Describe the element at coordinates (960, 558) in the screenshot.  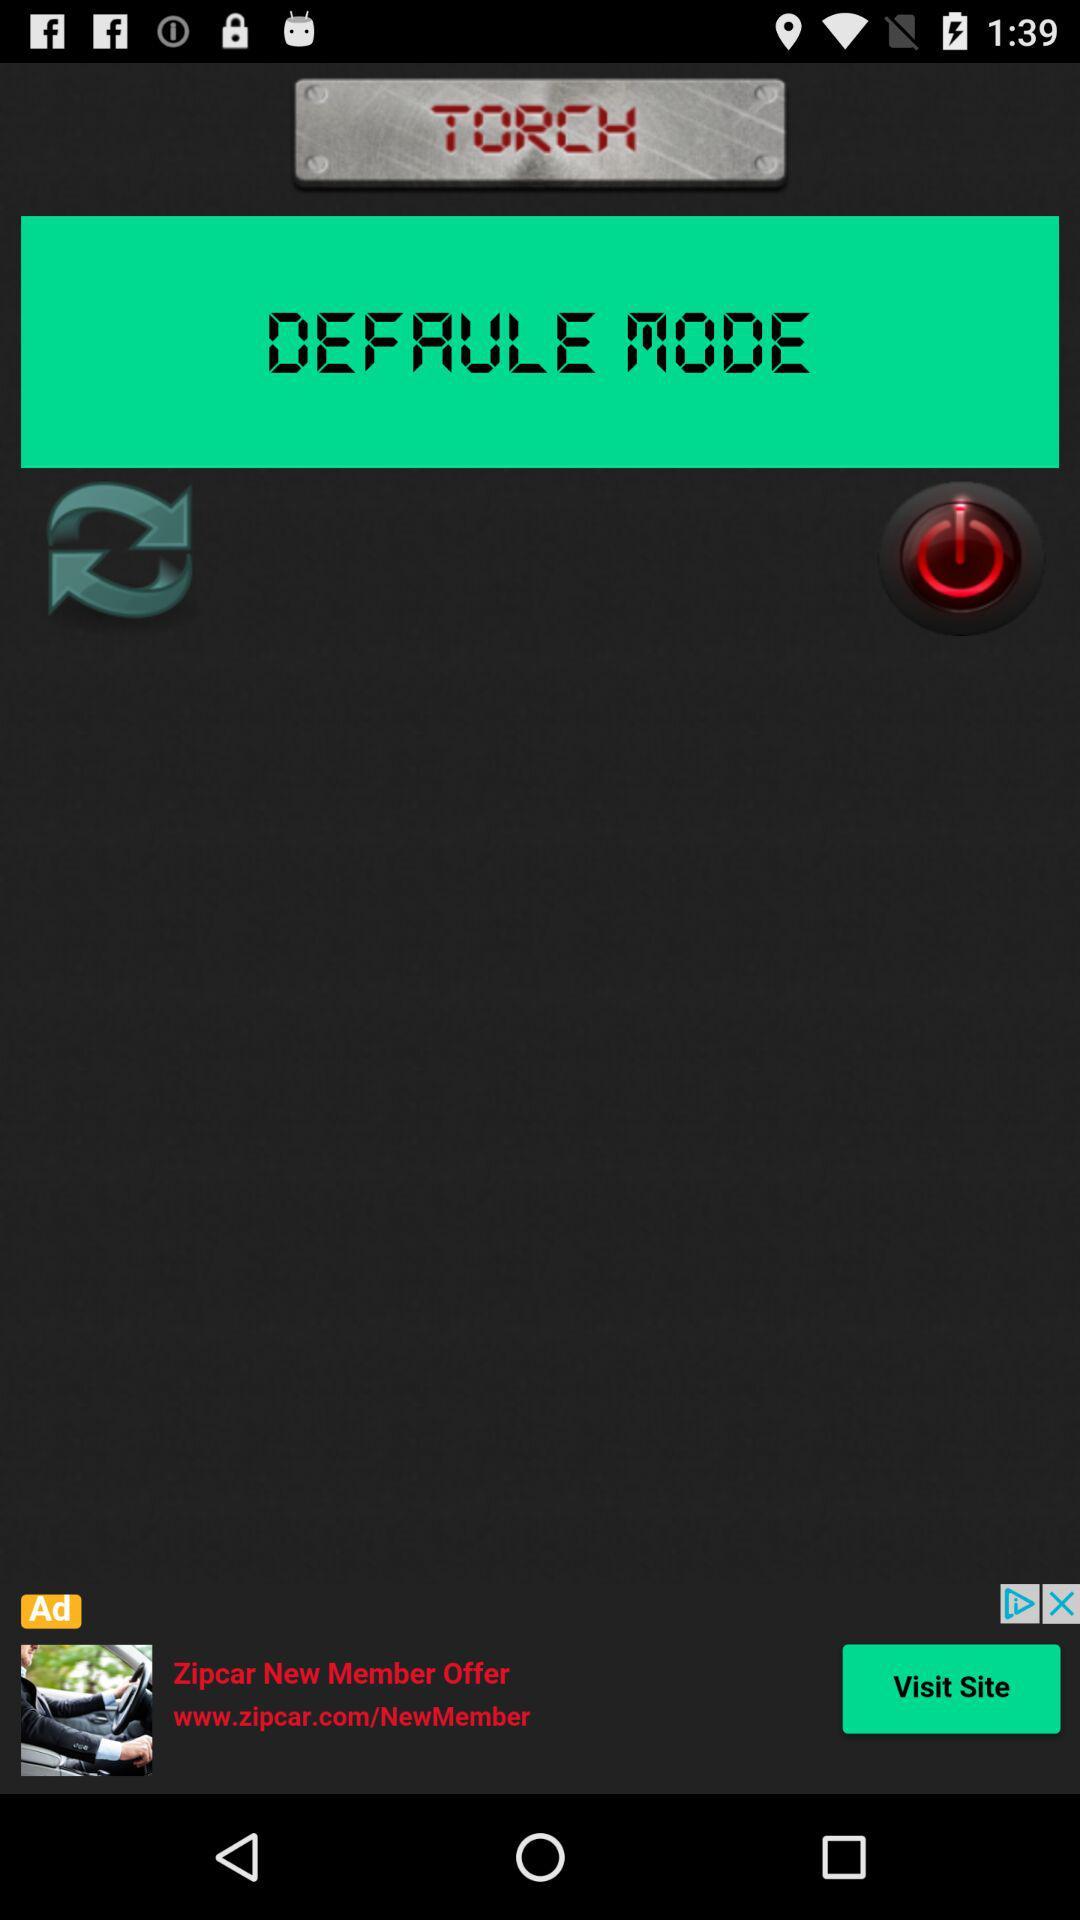
I see `on/off flashlight` at that location.